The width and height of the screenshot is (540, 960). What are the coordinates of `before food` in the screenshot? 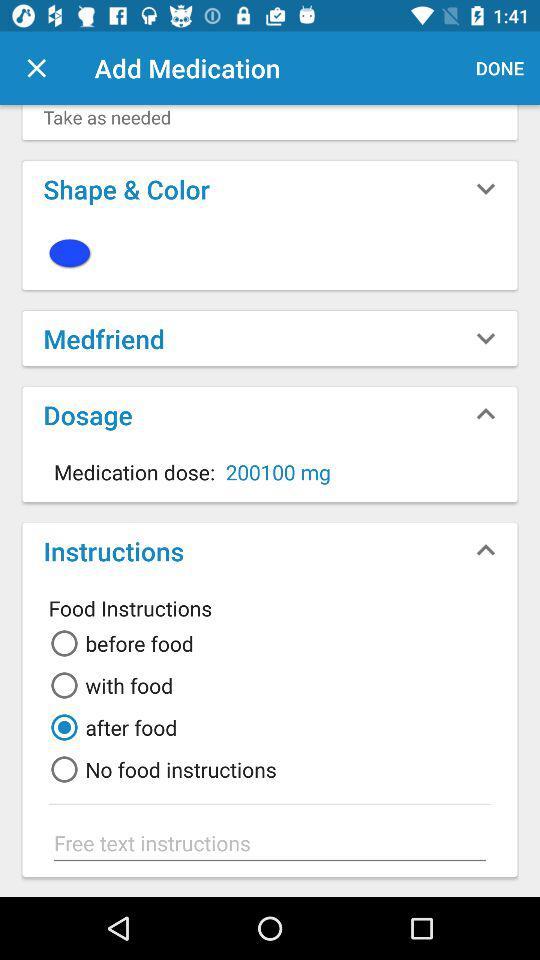 It's located at (118, 642).